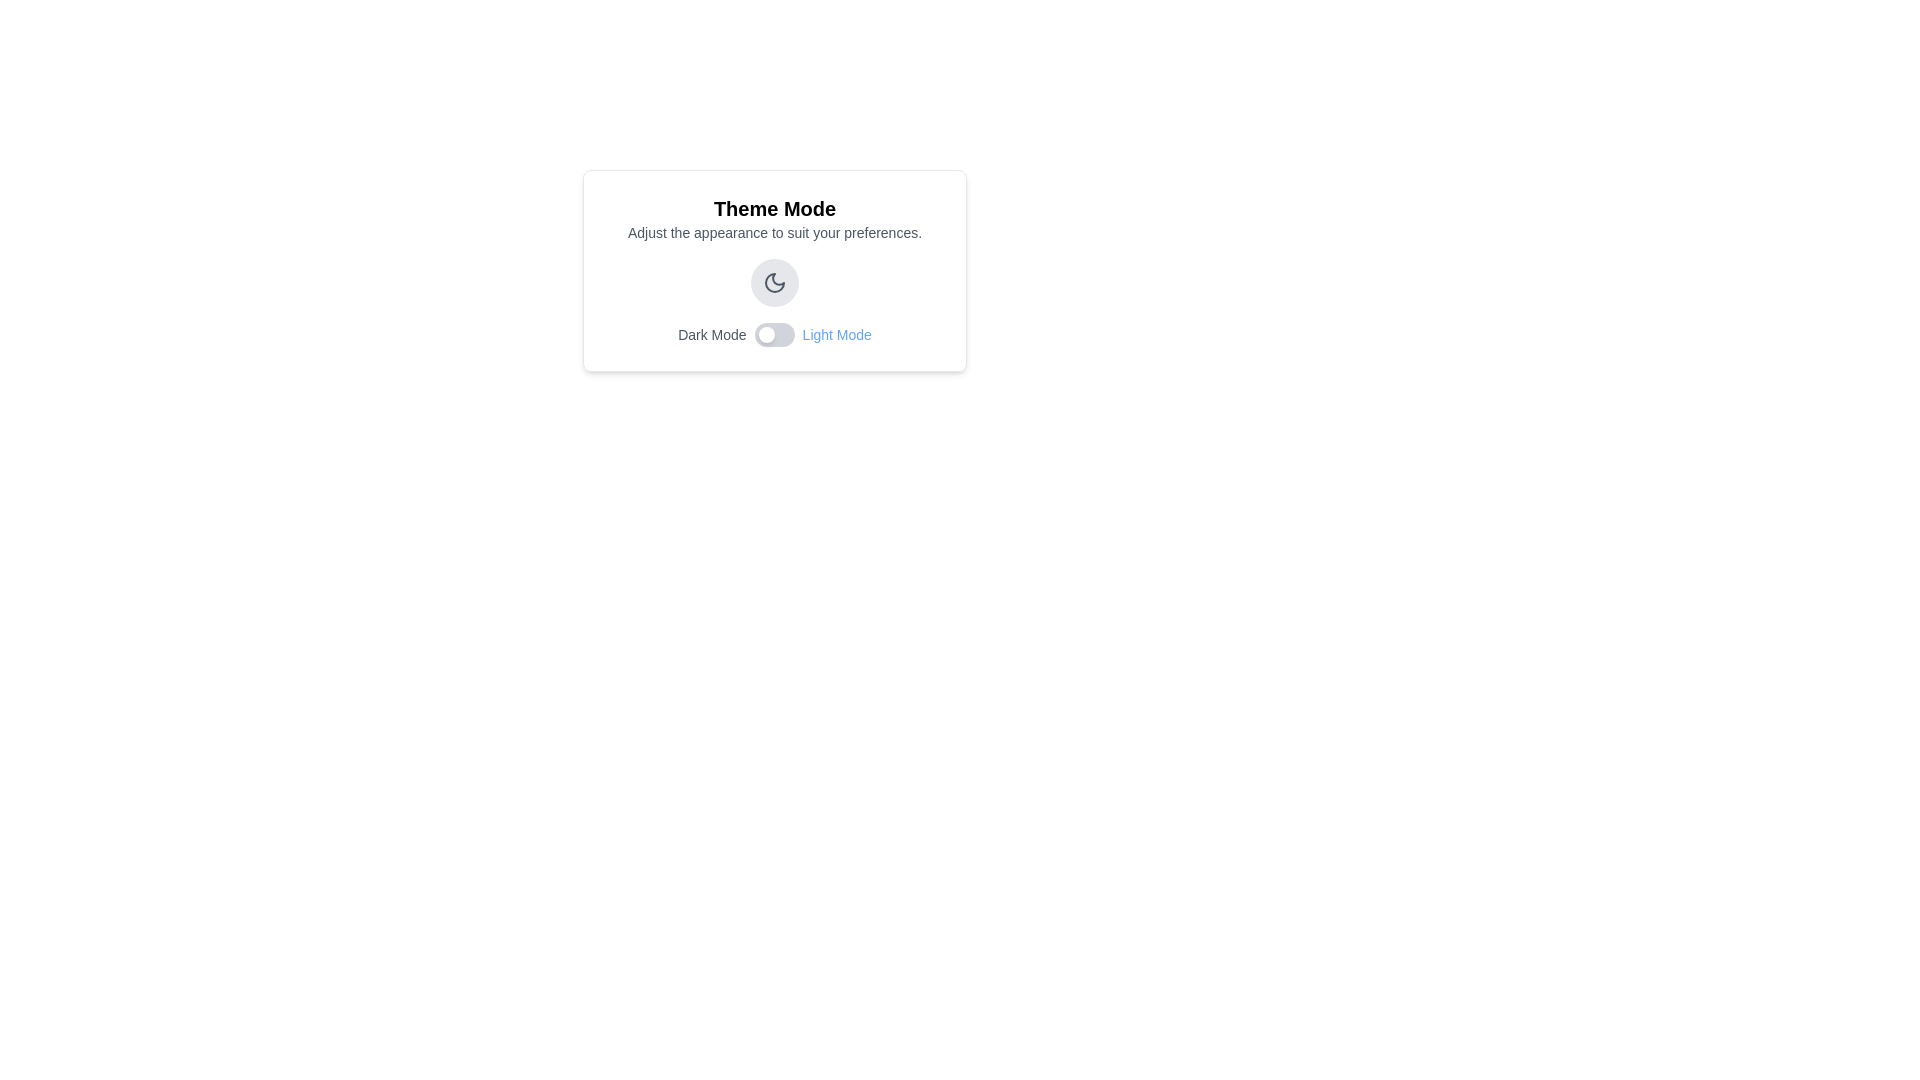 The height and width of the screenshot is (1080, 1920). I want to click on the text label providing guidance for theme-related settings, which is positioned directly below the 'Theme Mode' title, so click(773, 231).